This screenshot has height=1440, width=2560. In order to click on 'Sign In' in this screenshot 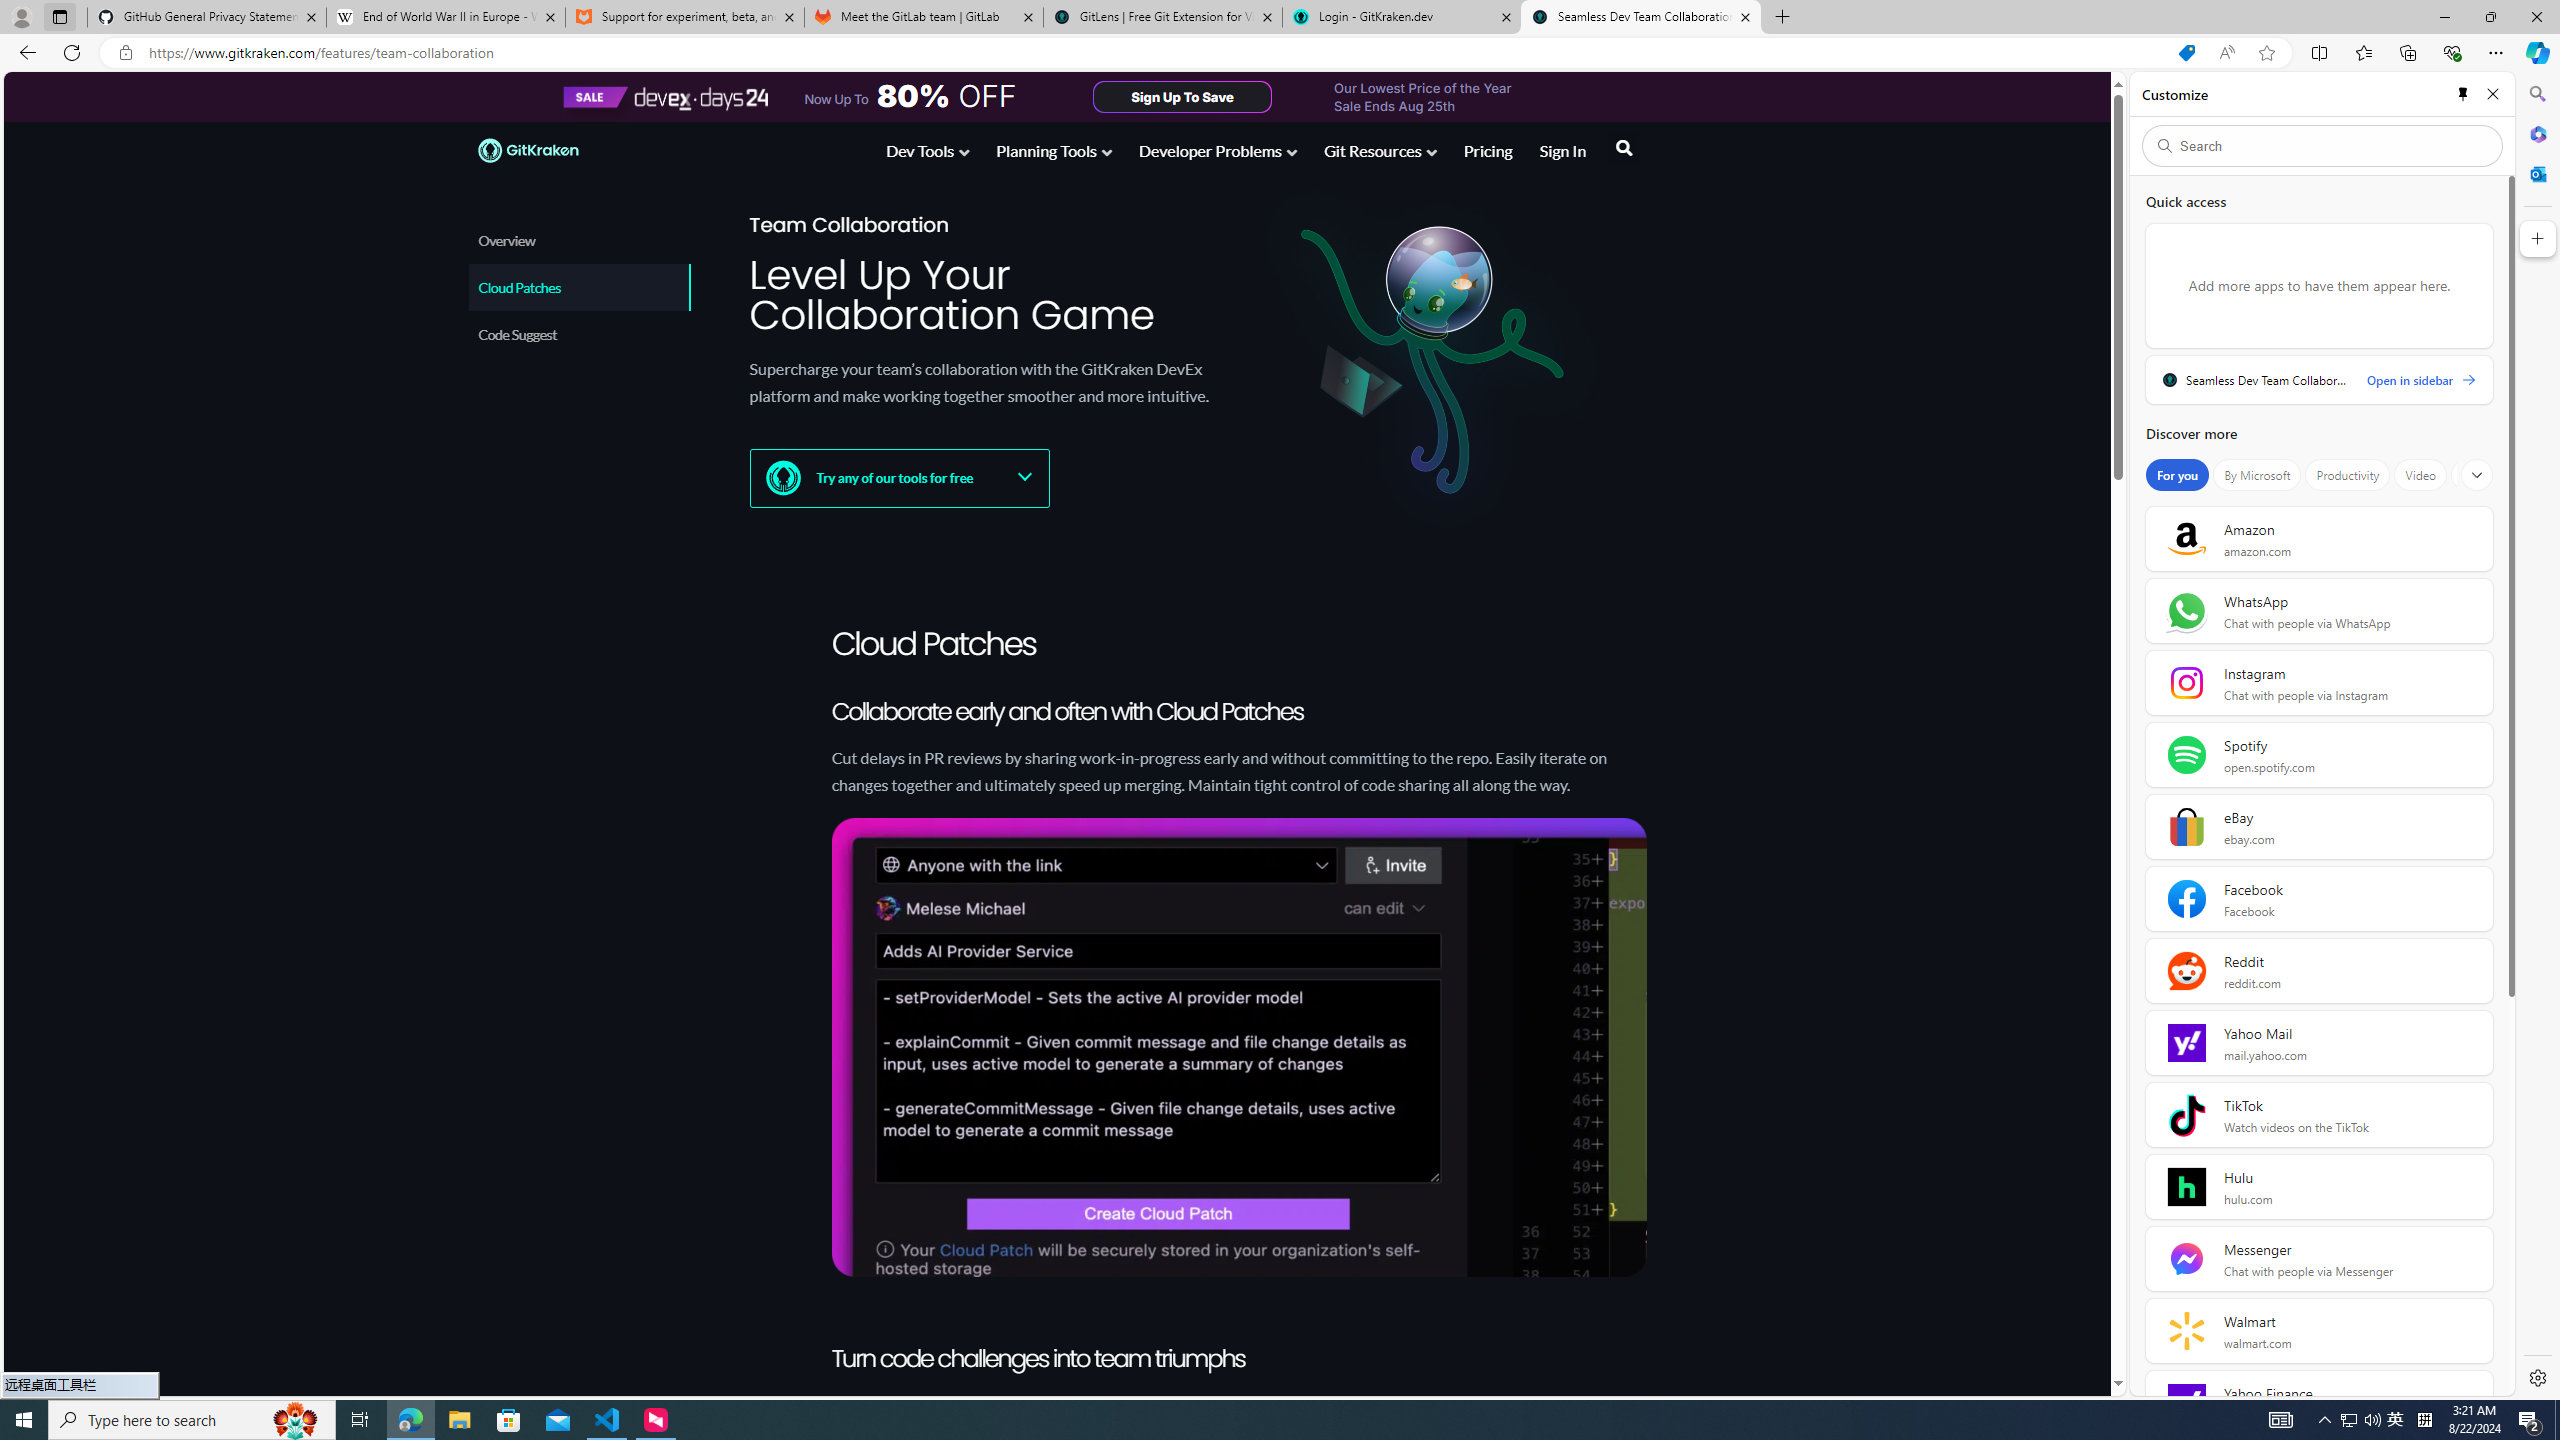, I will do `click(1561, 153)`.